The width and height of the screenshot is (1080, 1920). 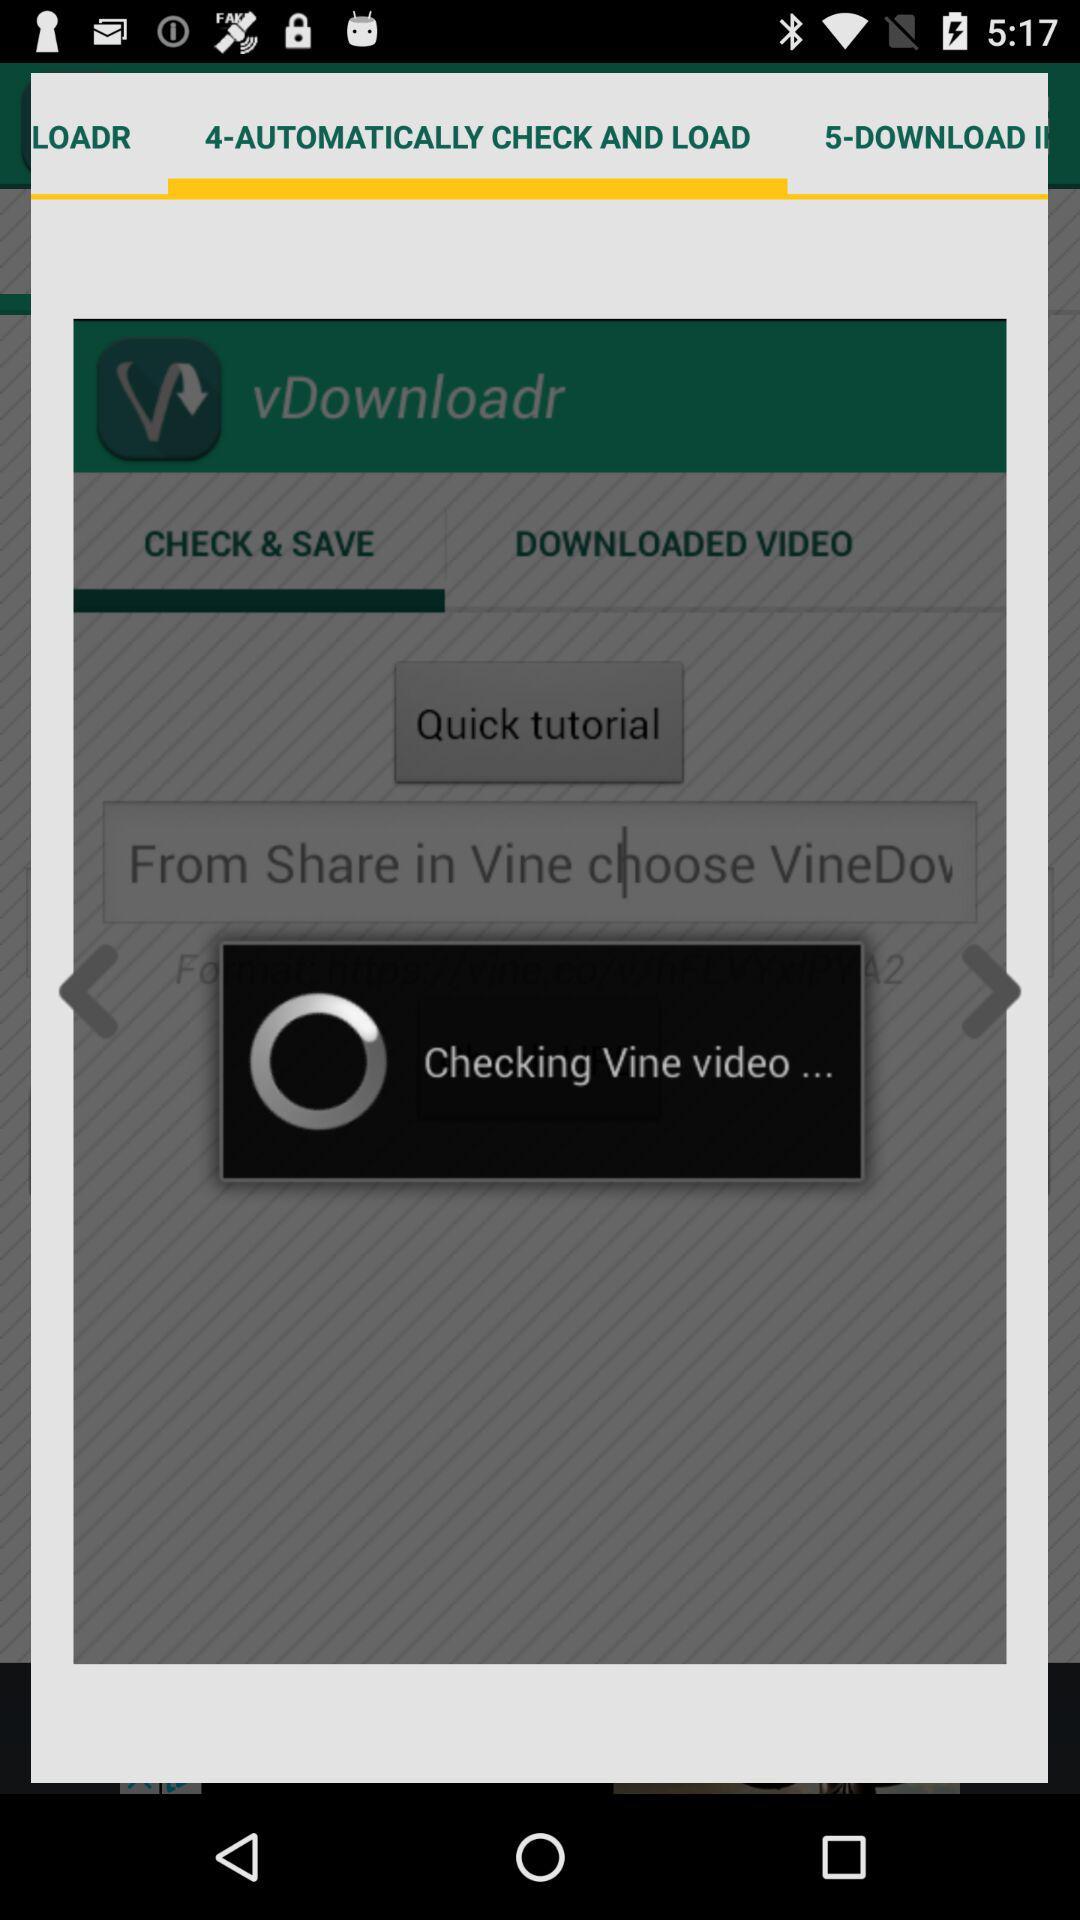 I want to click on app at the top left corner, so click(x=99, y=135).